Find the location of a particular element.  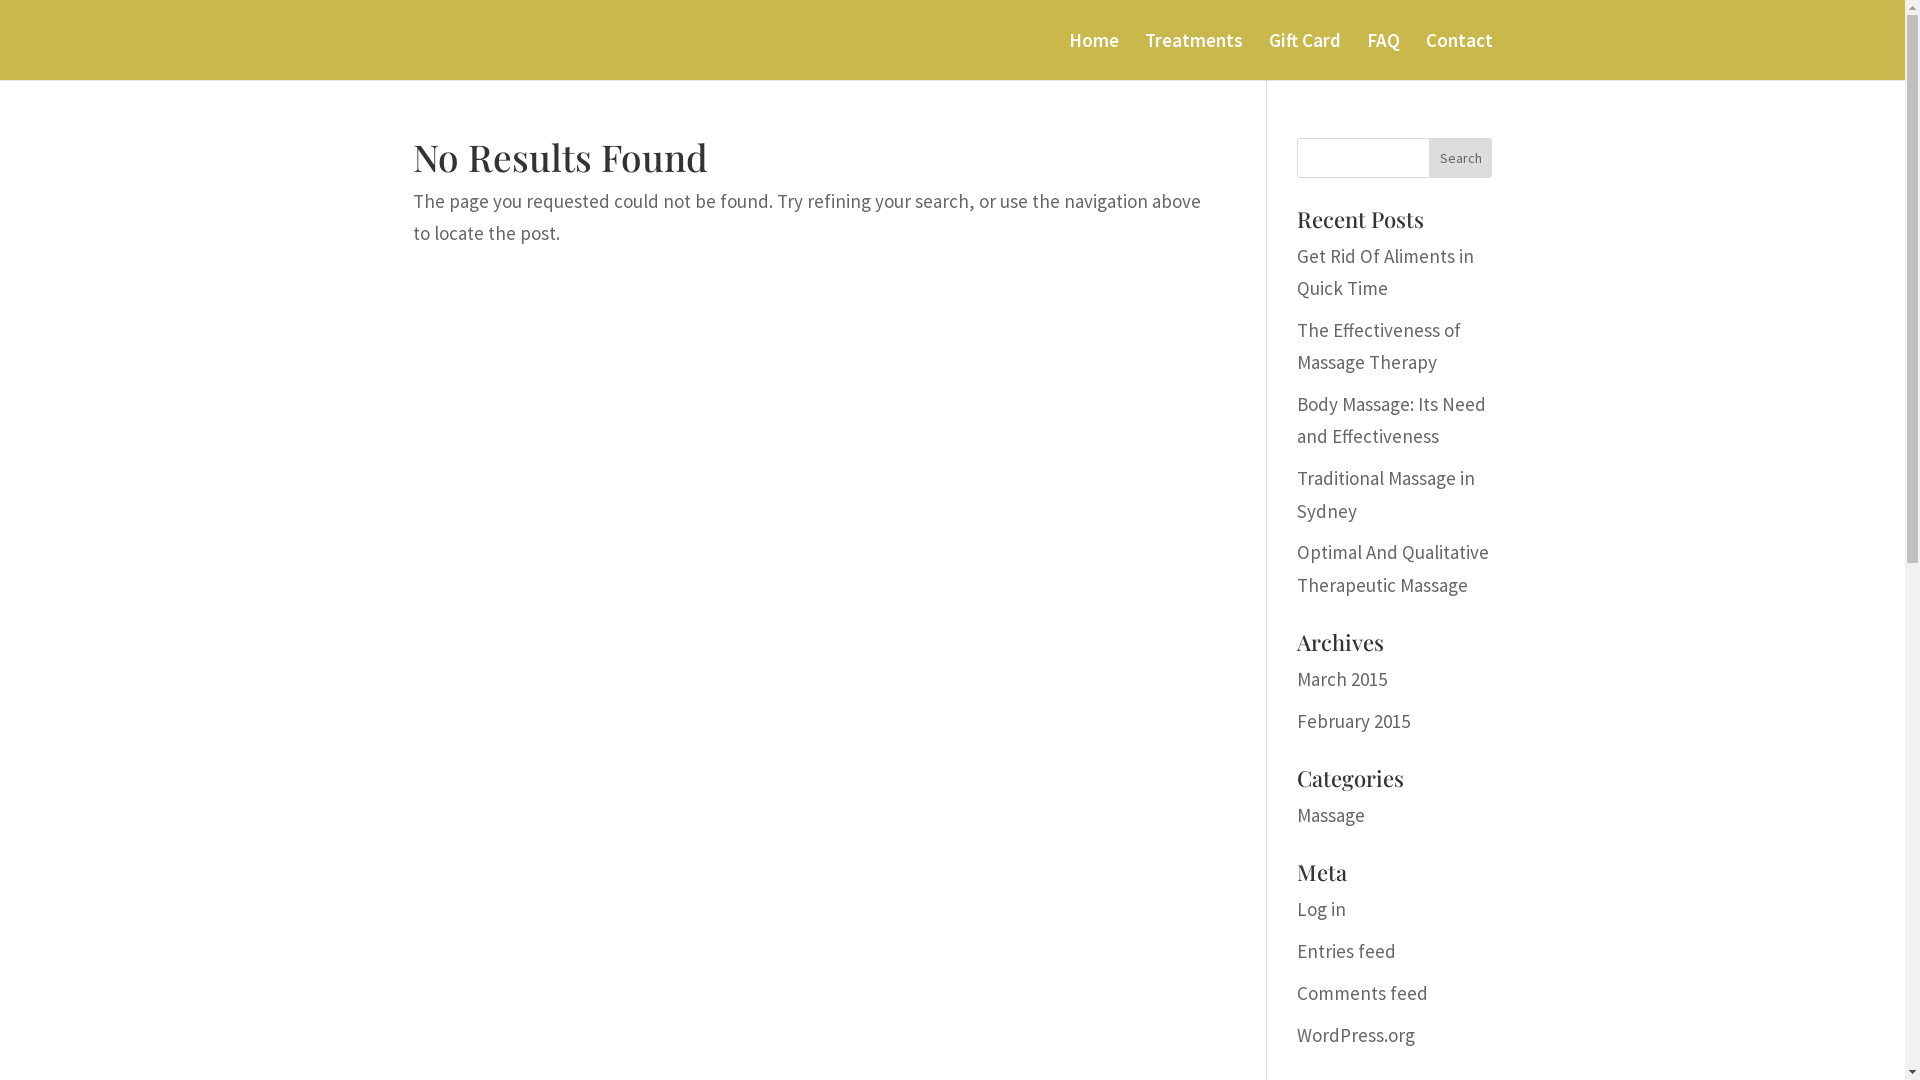

'Contact' is located at coordinates (1459, 55).